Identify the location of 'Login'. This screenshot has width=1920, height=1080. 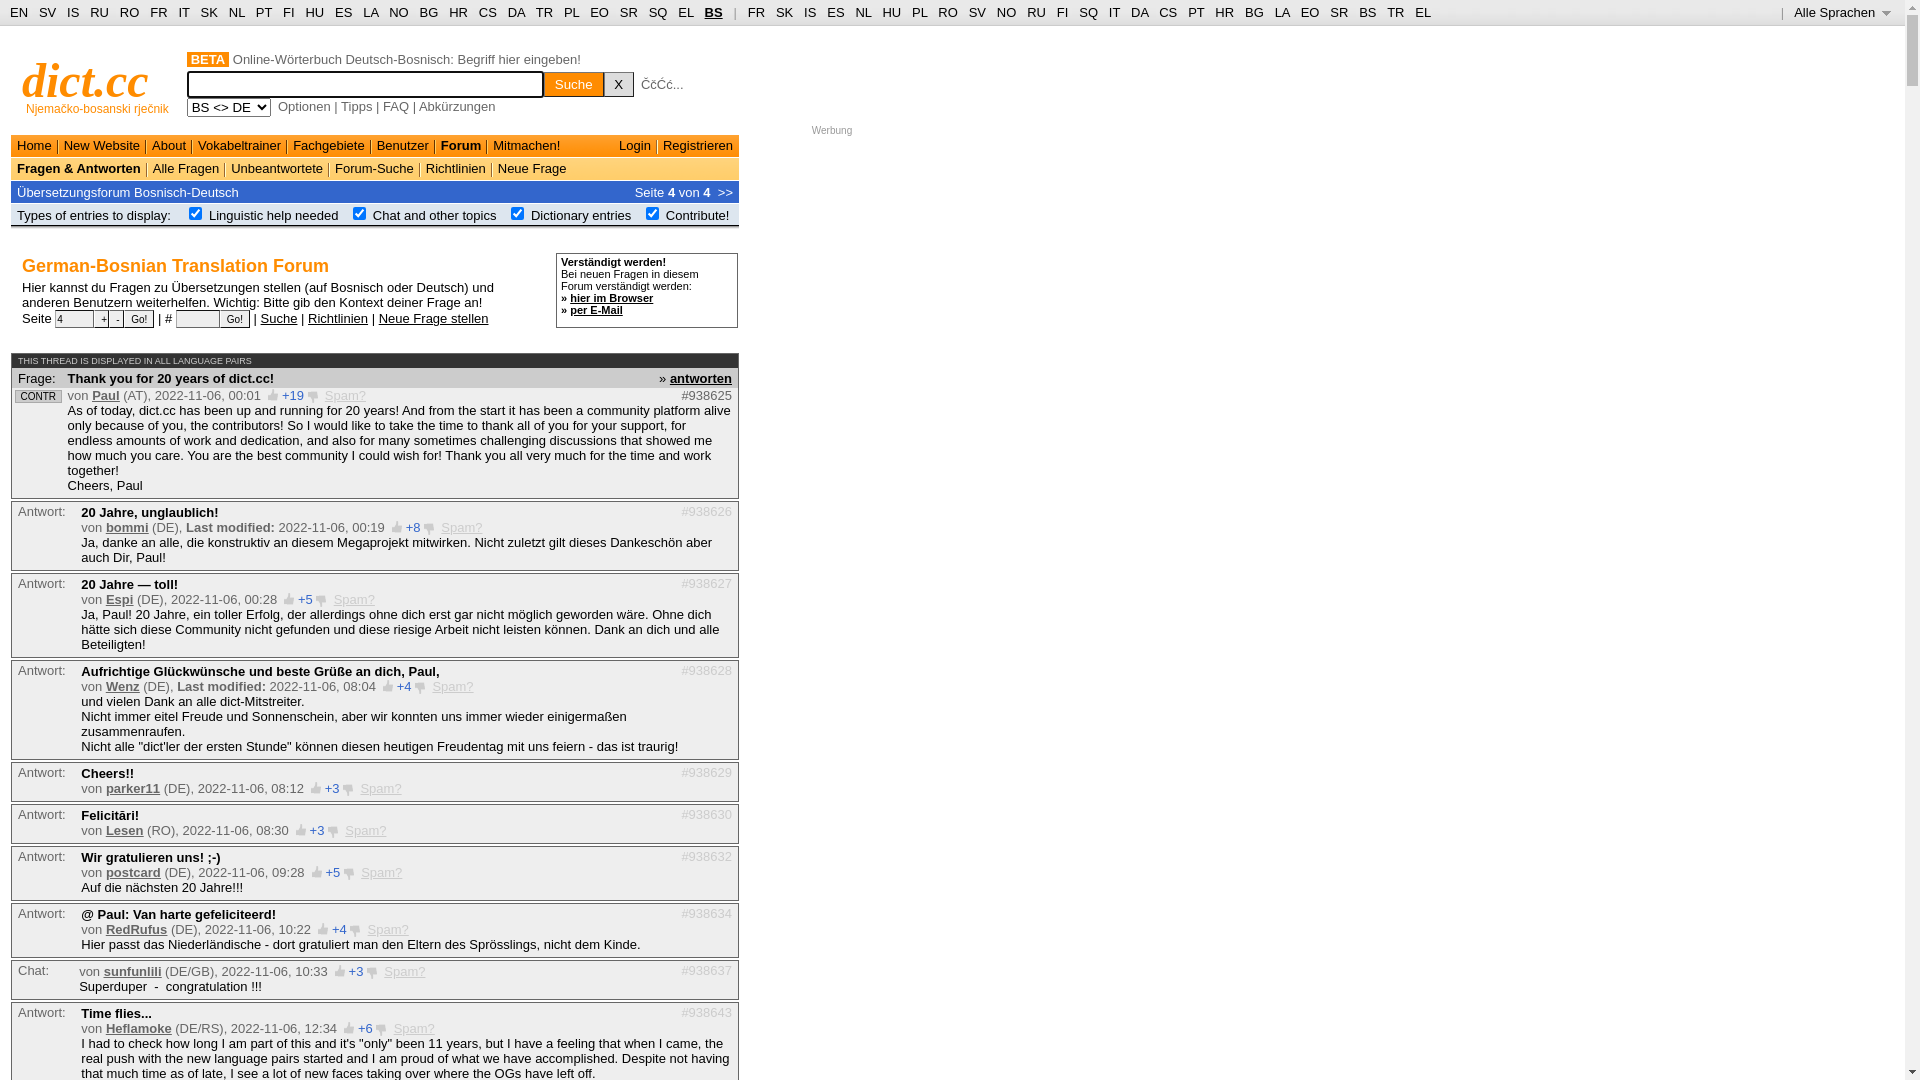
(633, 144).